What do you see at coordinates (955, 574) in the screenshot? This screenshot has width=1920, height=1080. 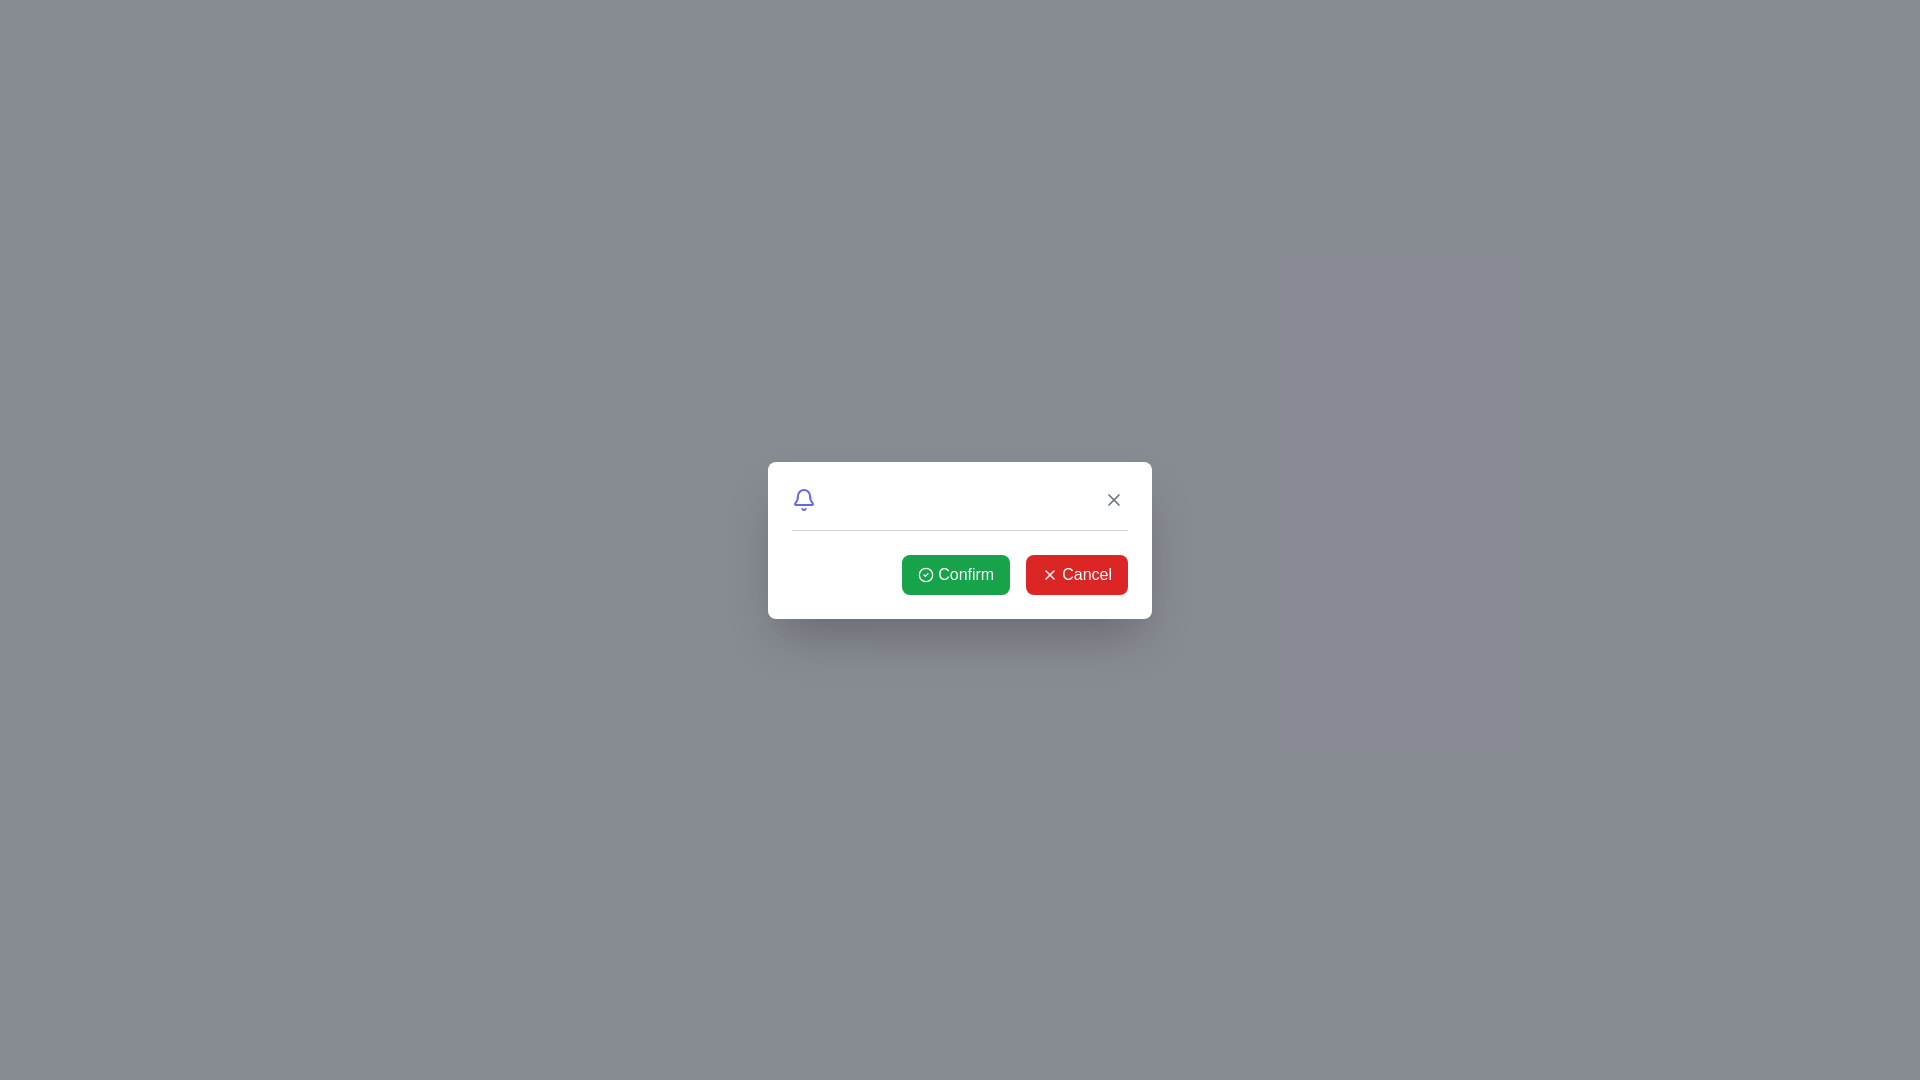 I see `the confirmation button located in the lower-right section of the modal dialog box` at bounding box center [955, 574].